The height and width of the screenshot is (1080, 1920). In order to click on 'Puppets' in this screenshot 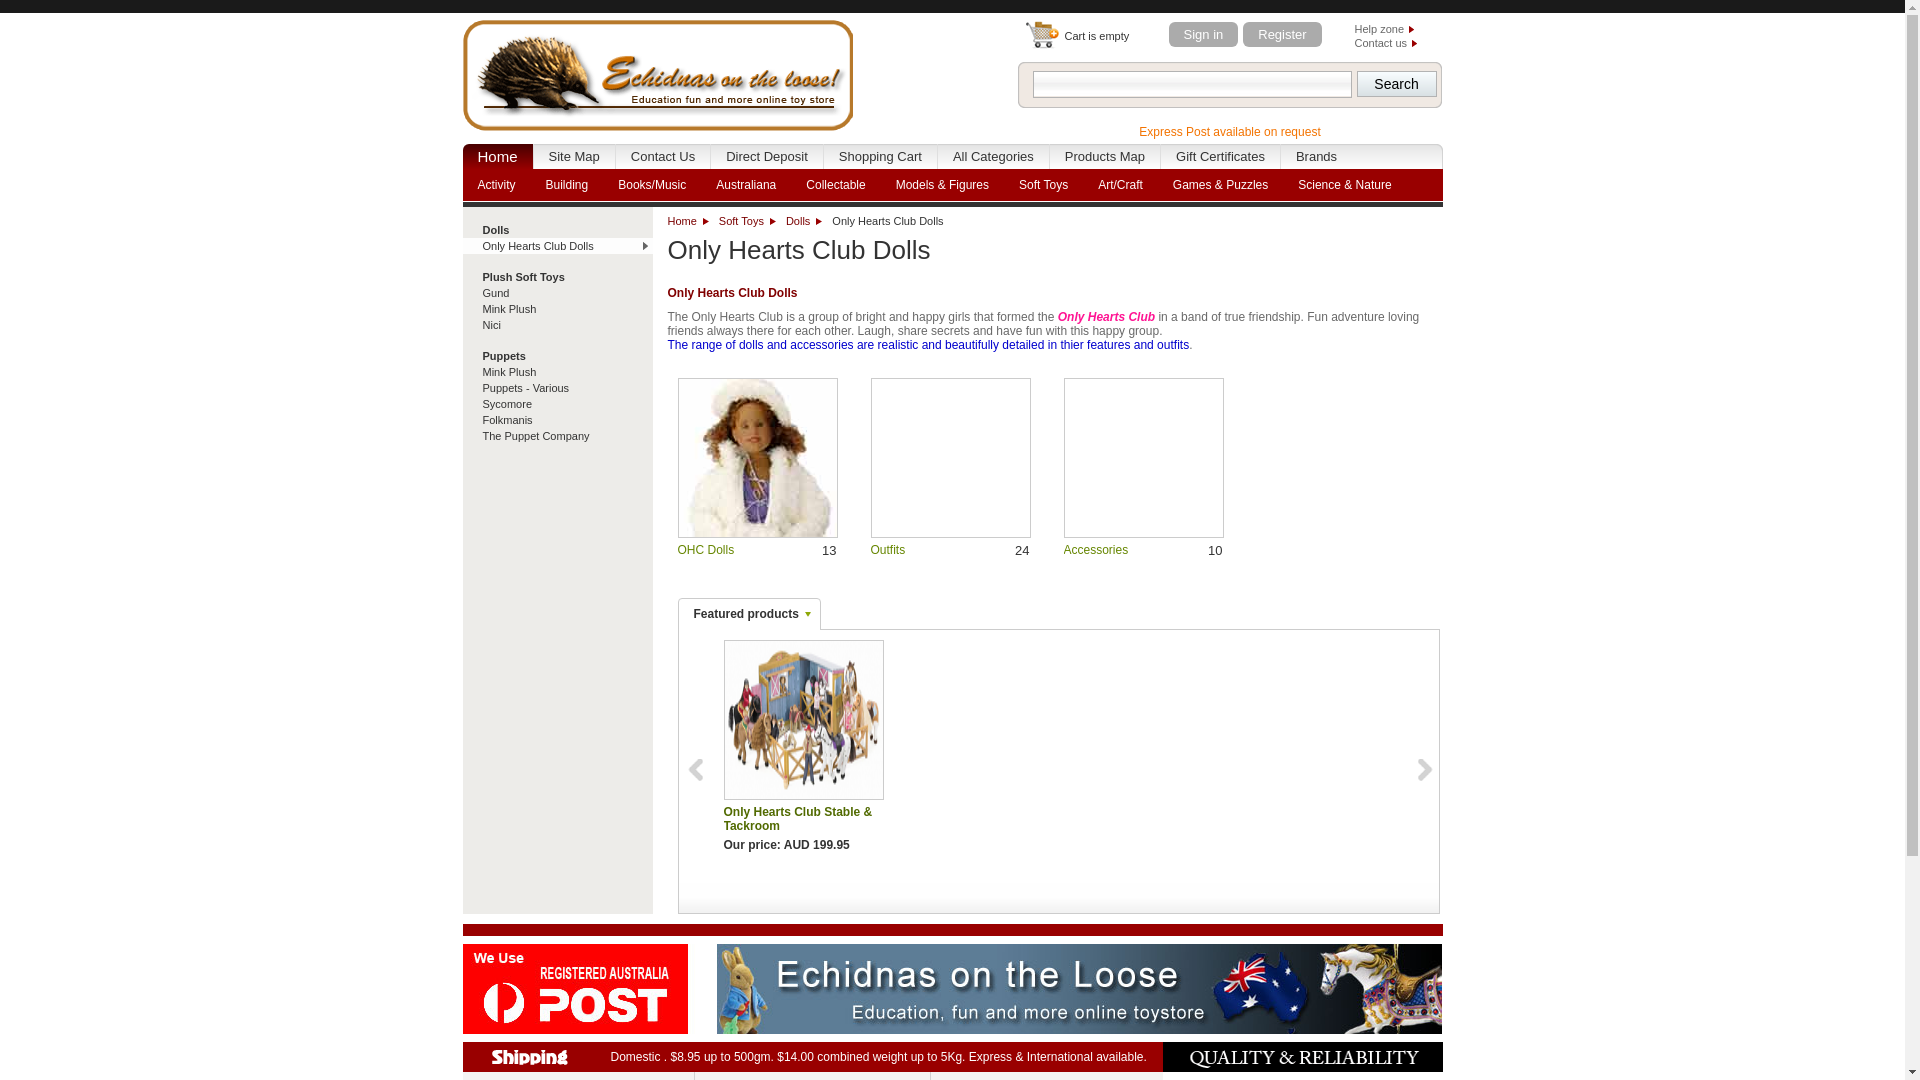, I will do `click(556, 354)`.